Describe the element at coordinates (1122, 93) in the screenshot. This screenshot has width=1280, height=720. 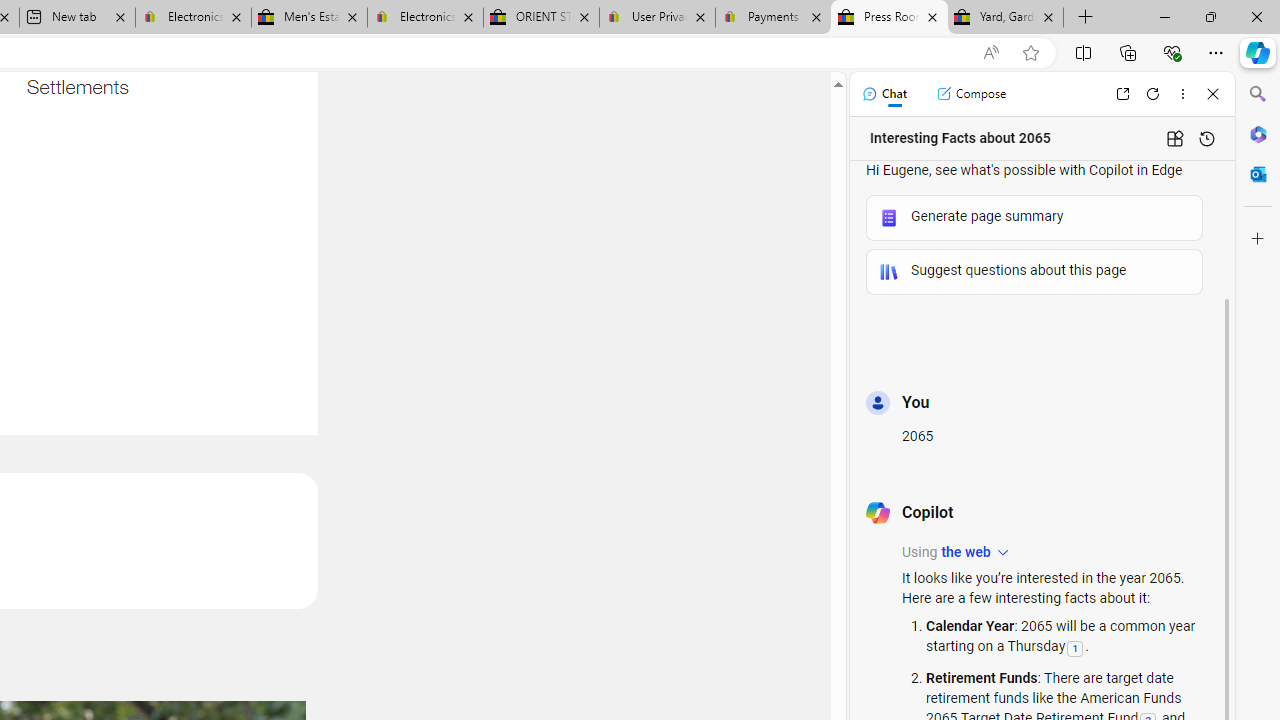
I see `'Open link in new tab'` at that location.